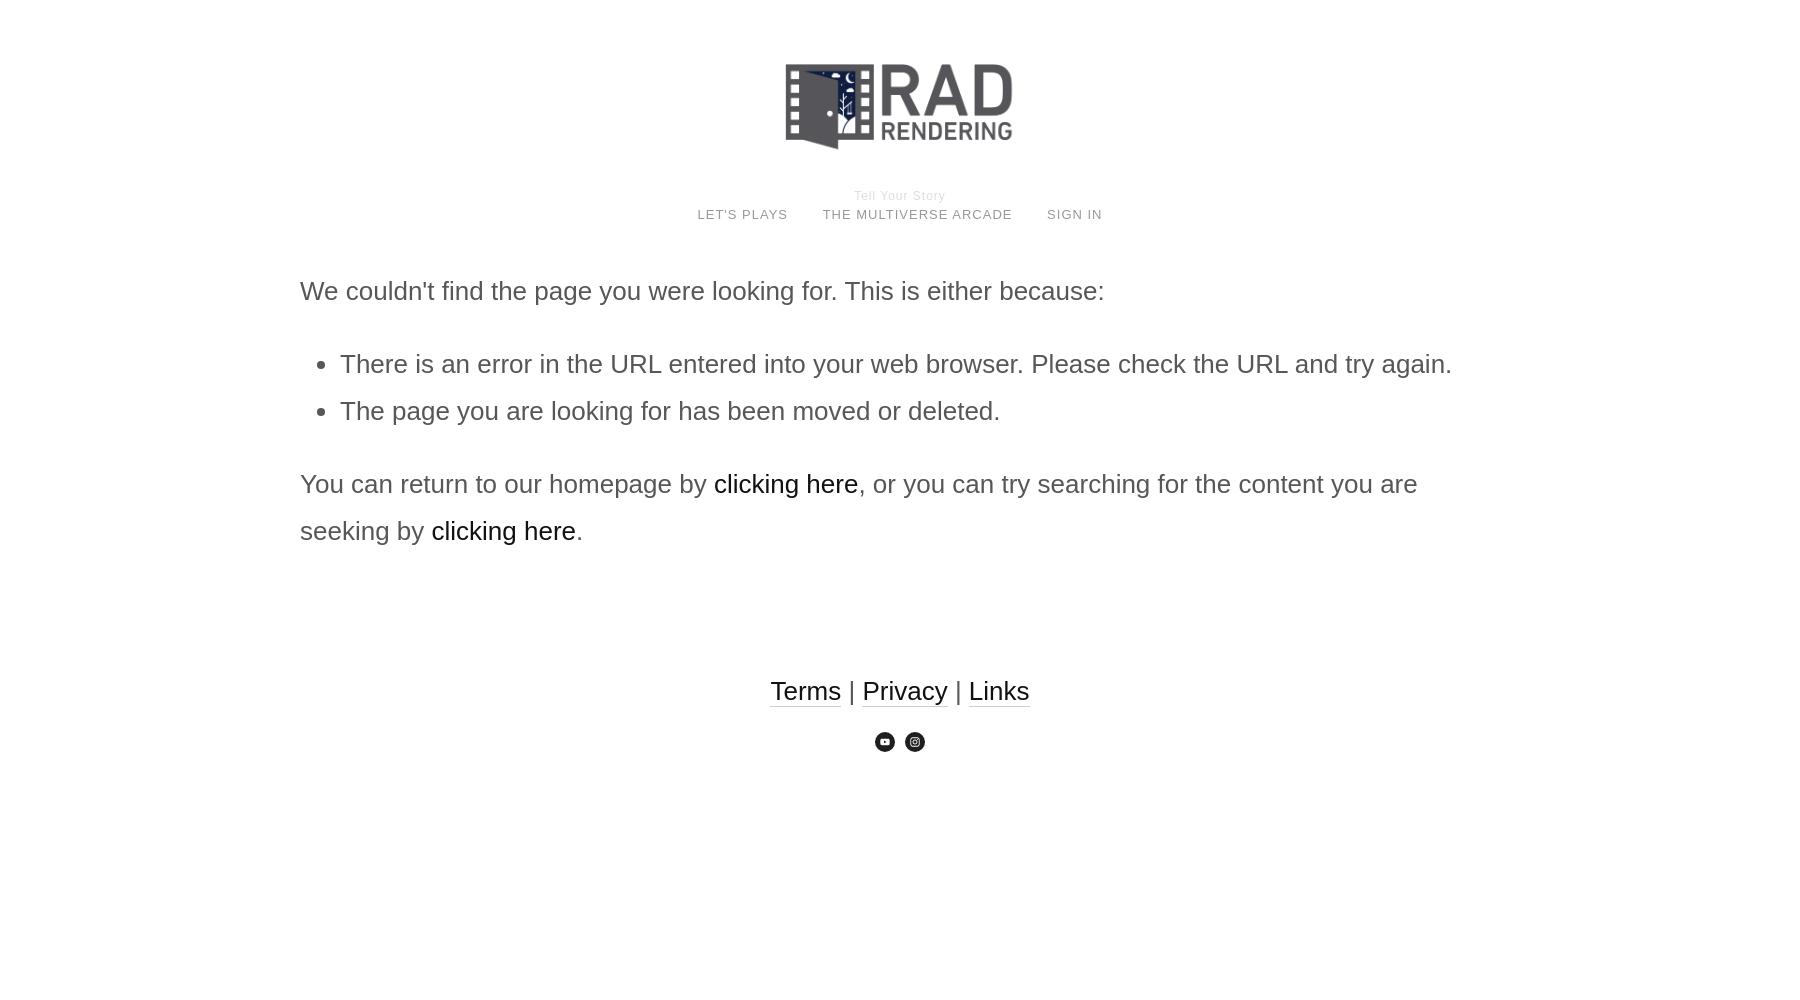 The height and width of the screenshot is (1000, 1800). I want to click on 'Tell Your Story', so click(899, 195).